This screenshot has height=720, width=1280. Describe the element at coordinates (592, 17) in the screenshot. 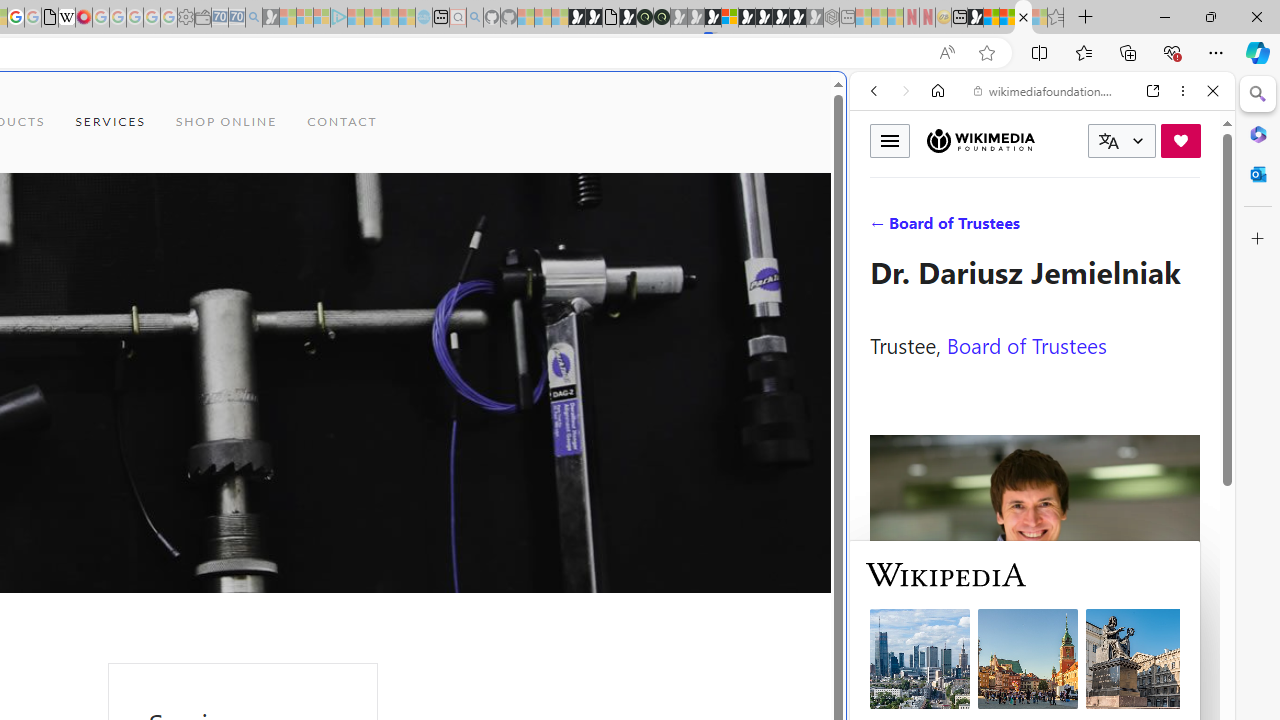

I see `'Play Zoo Boom in your browser | Games from Microsoft Start'` at that location.